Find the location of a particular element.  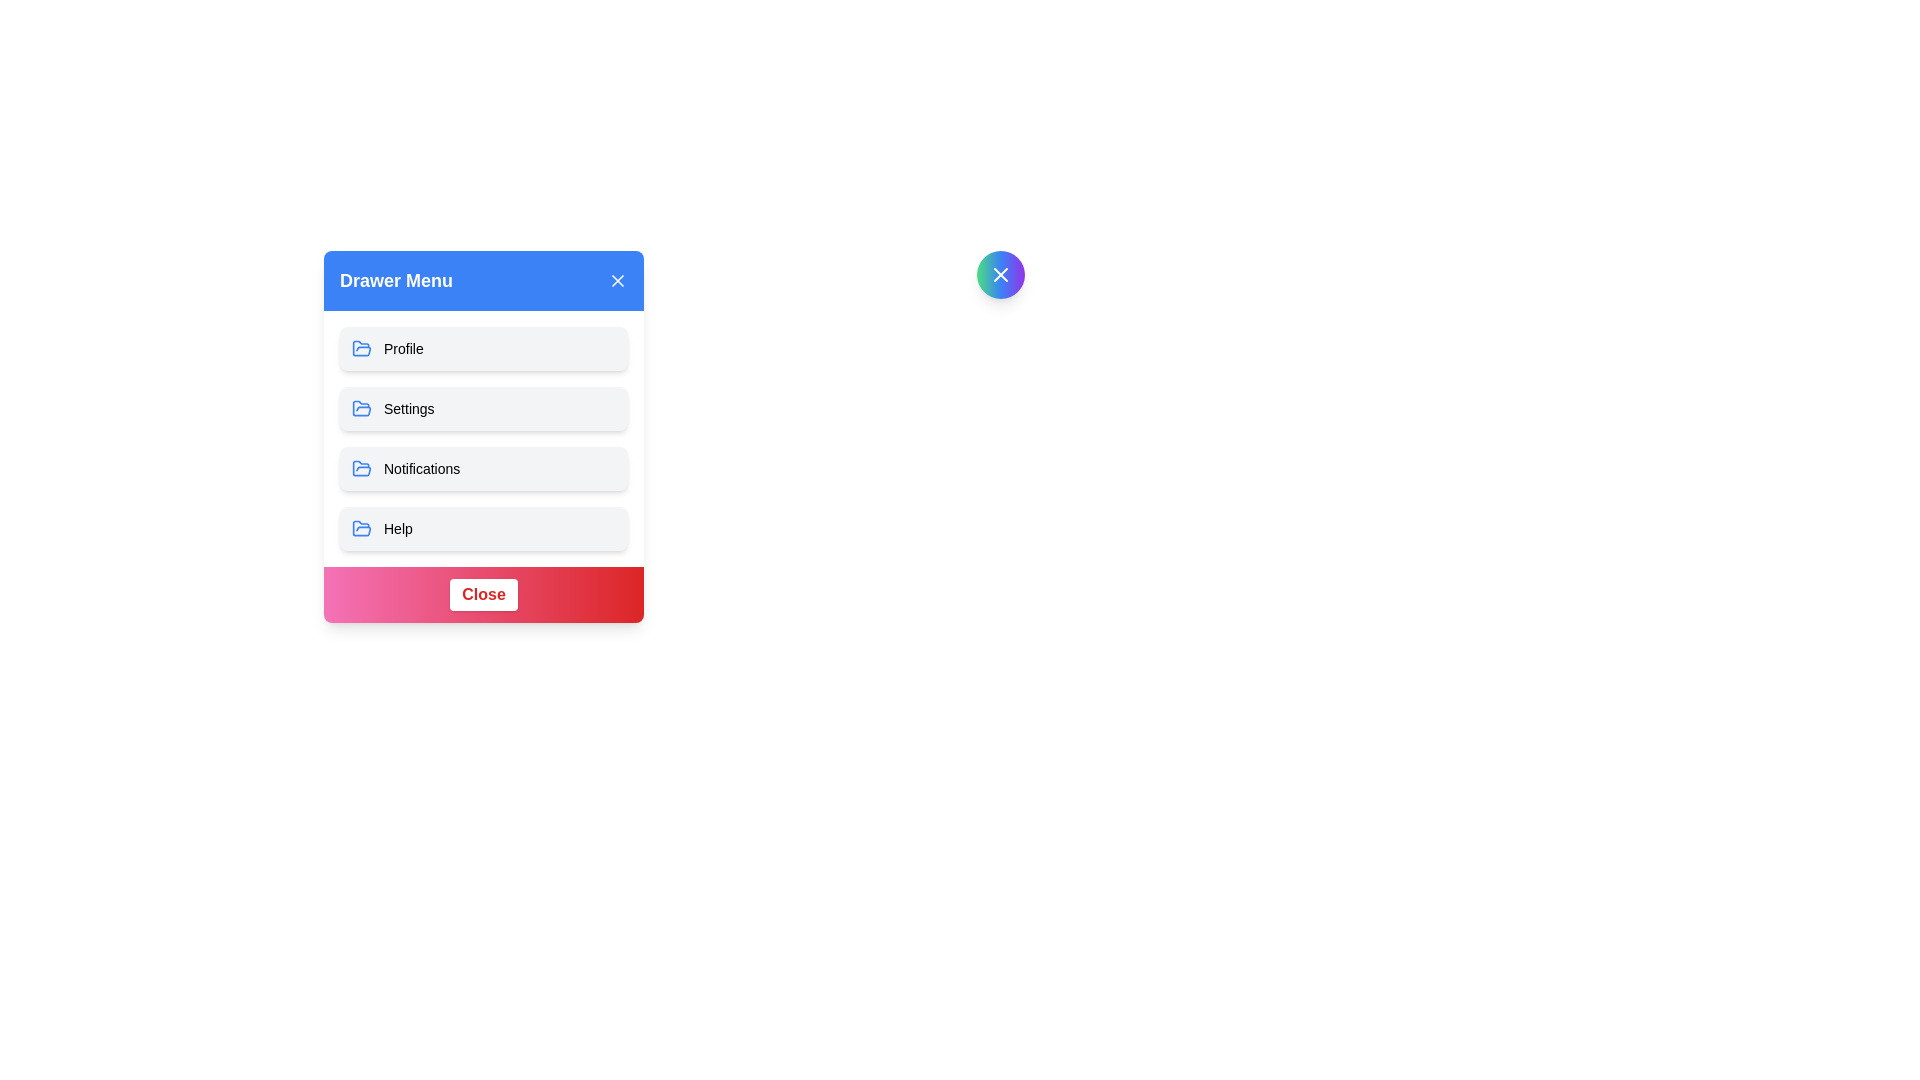

the 'Help' Icon, which is the leftmost component of the menu row labeled 'Help' is located at coordinates (361, 527).